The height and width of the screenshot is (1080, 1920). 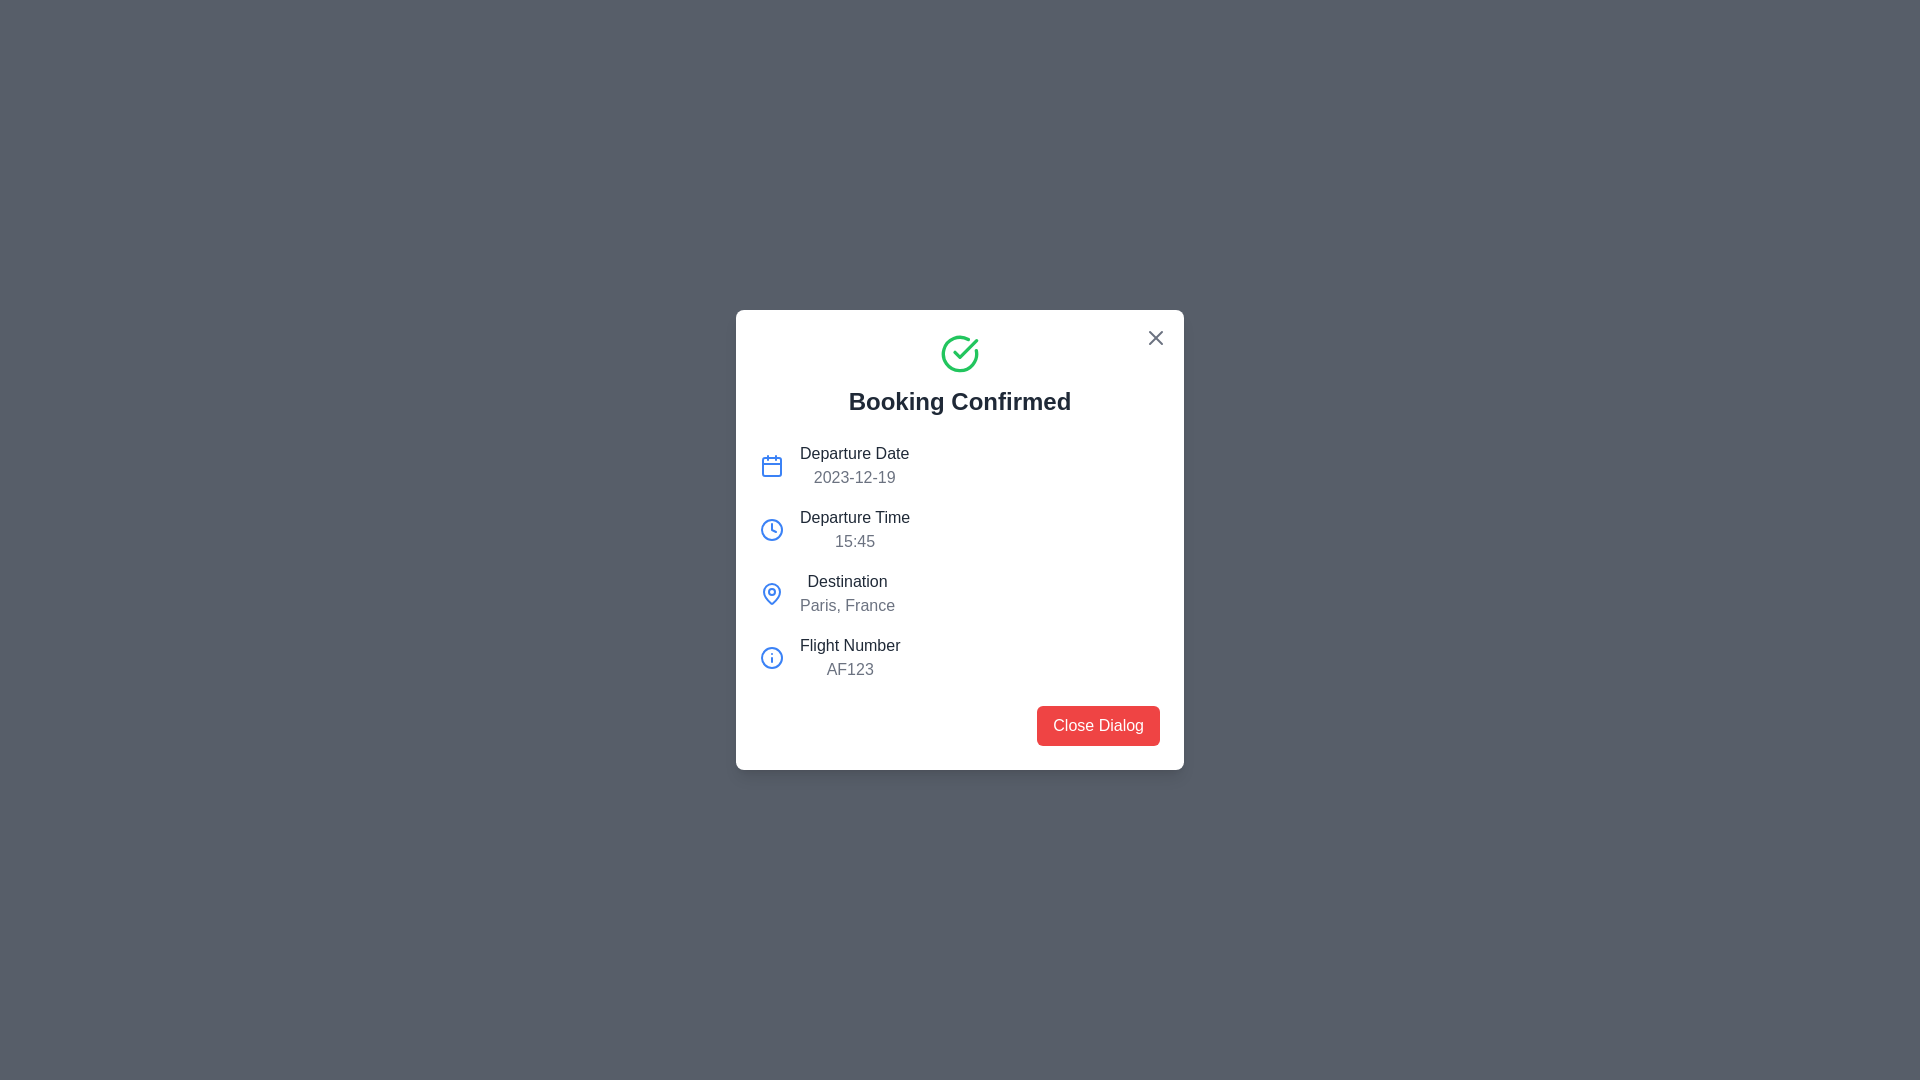 I want to click on the confirmation message header text label that indicates successful booking completion, located inside the modal dialog below the green checkmark icon, so click(x=960, y=401).